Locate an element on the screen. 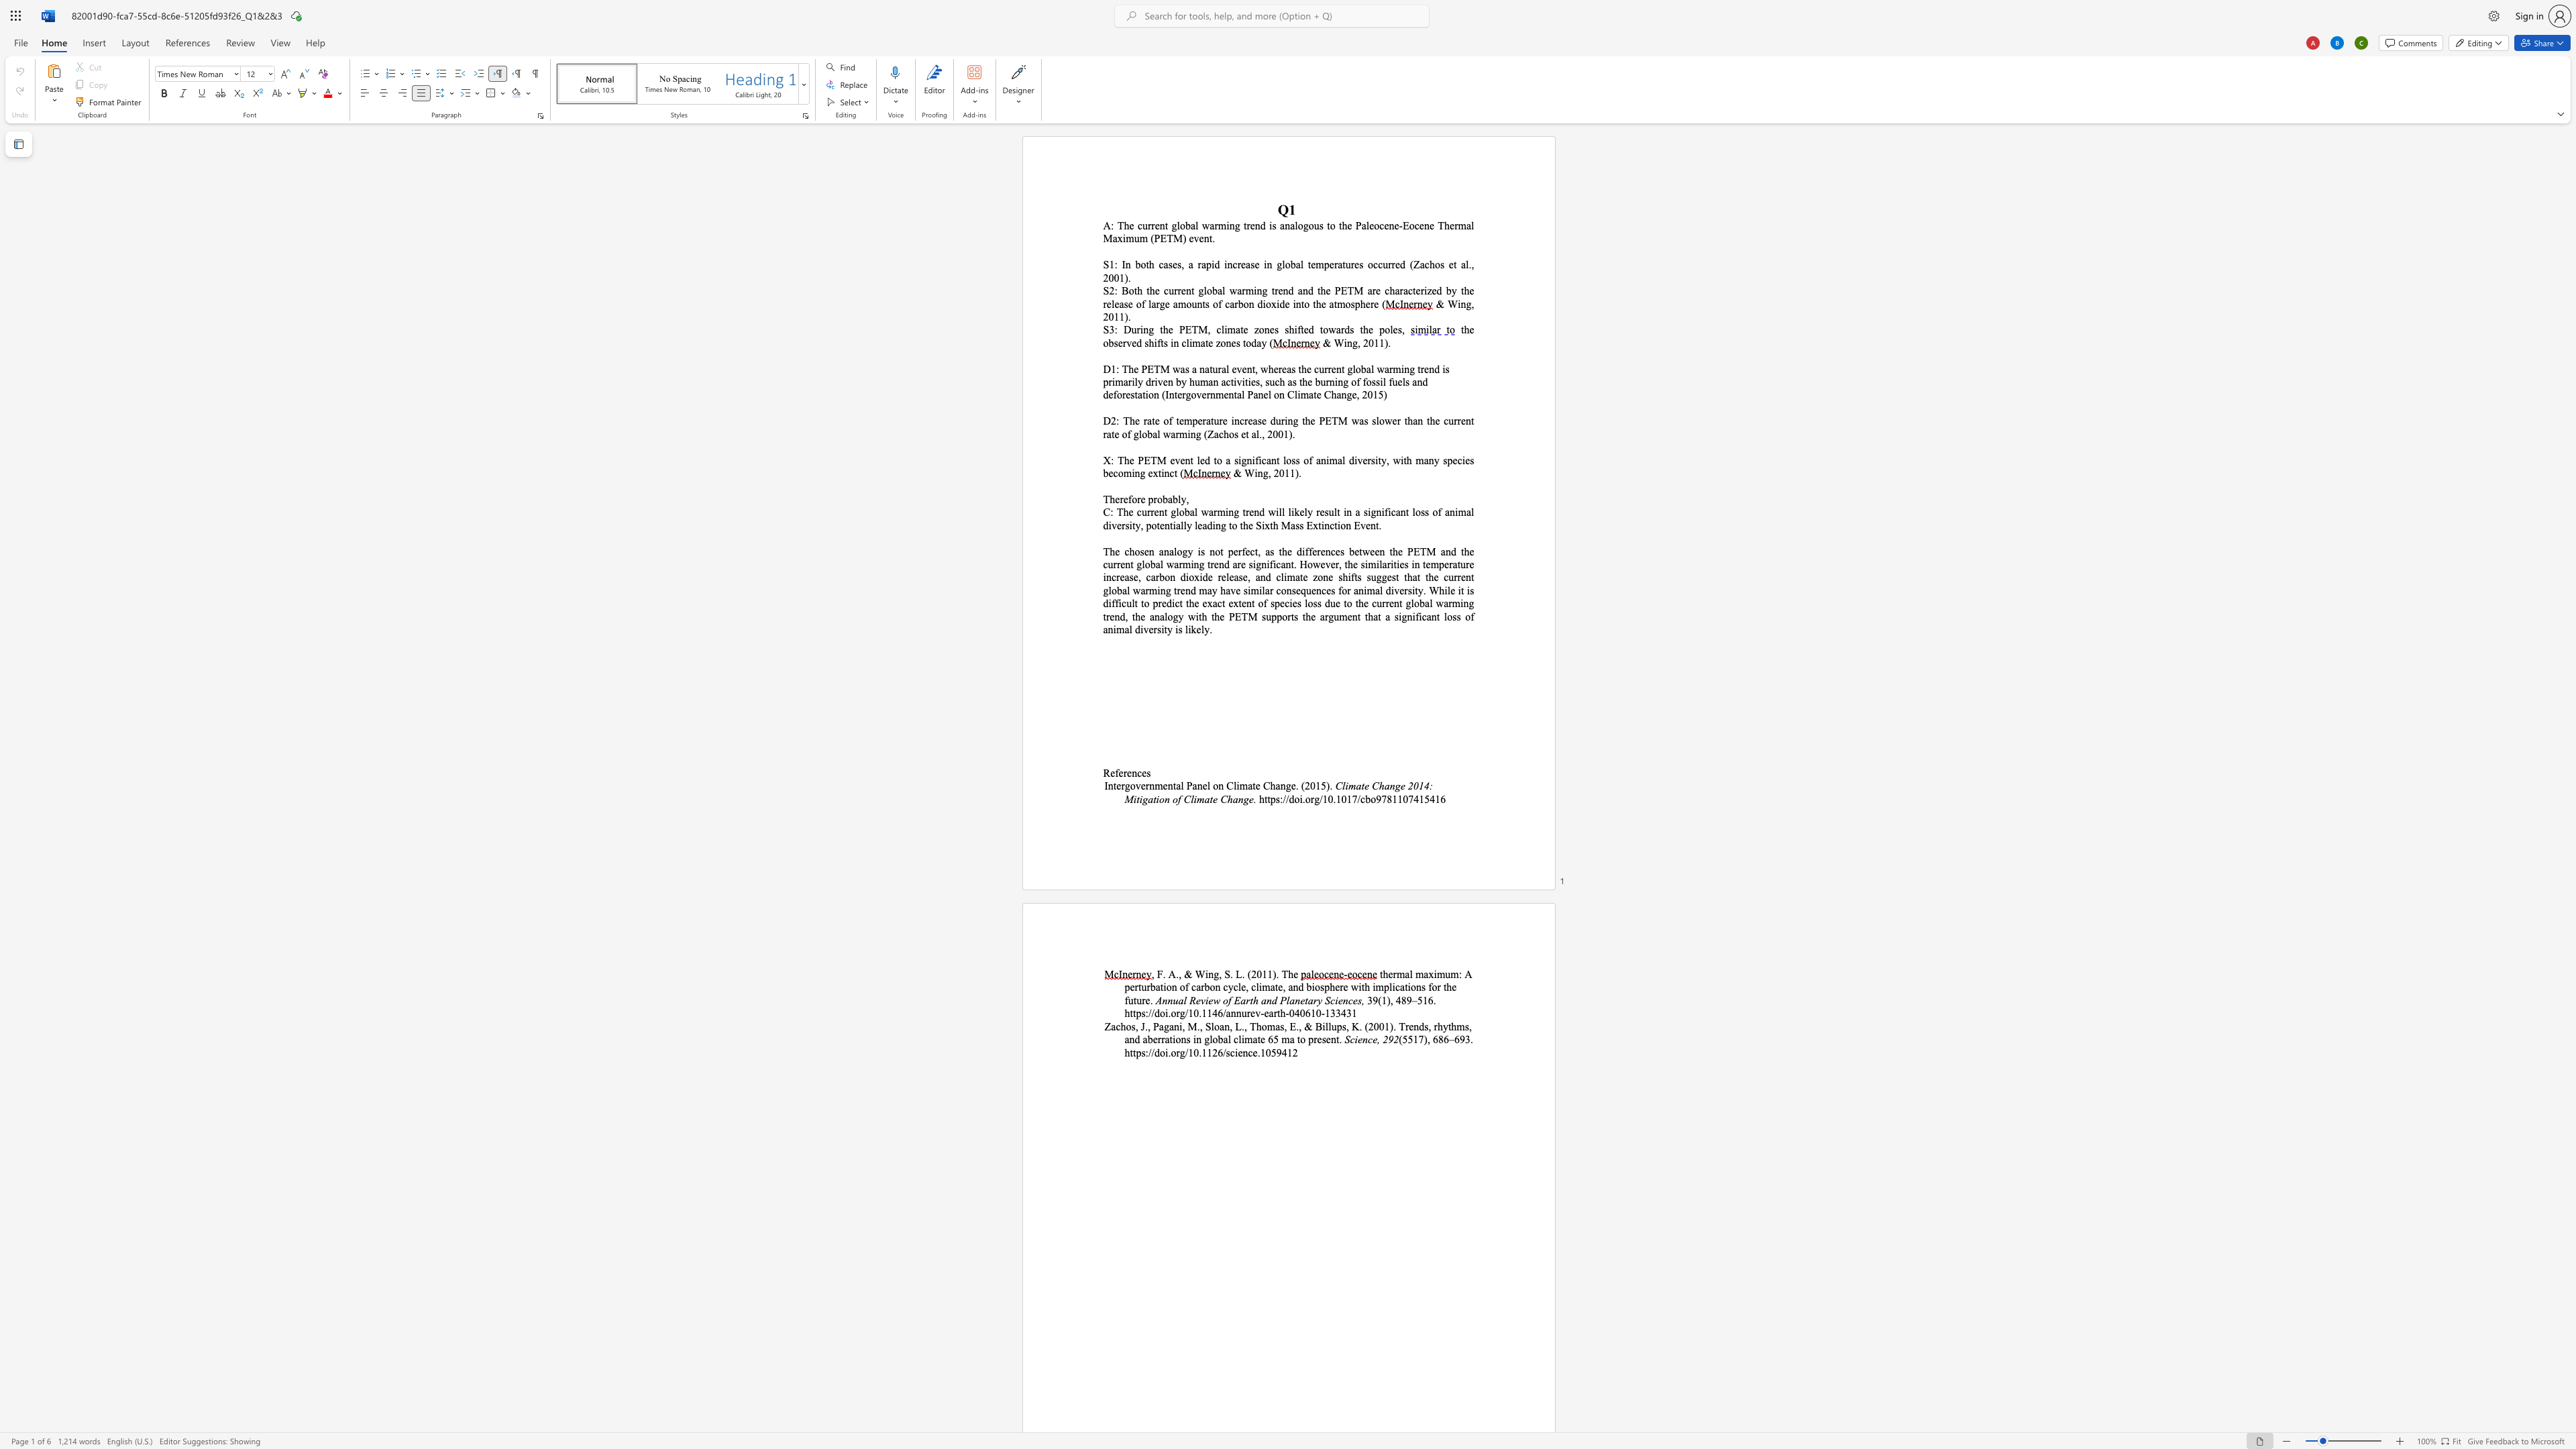 The width and height of the screenshot is (2576, 1449). the space between the continuous character "C" and ":" in the text is located at coordinates (1108, 511).